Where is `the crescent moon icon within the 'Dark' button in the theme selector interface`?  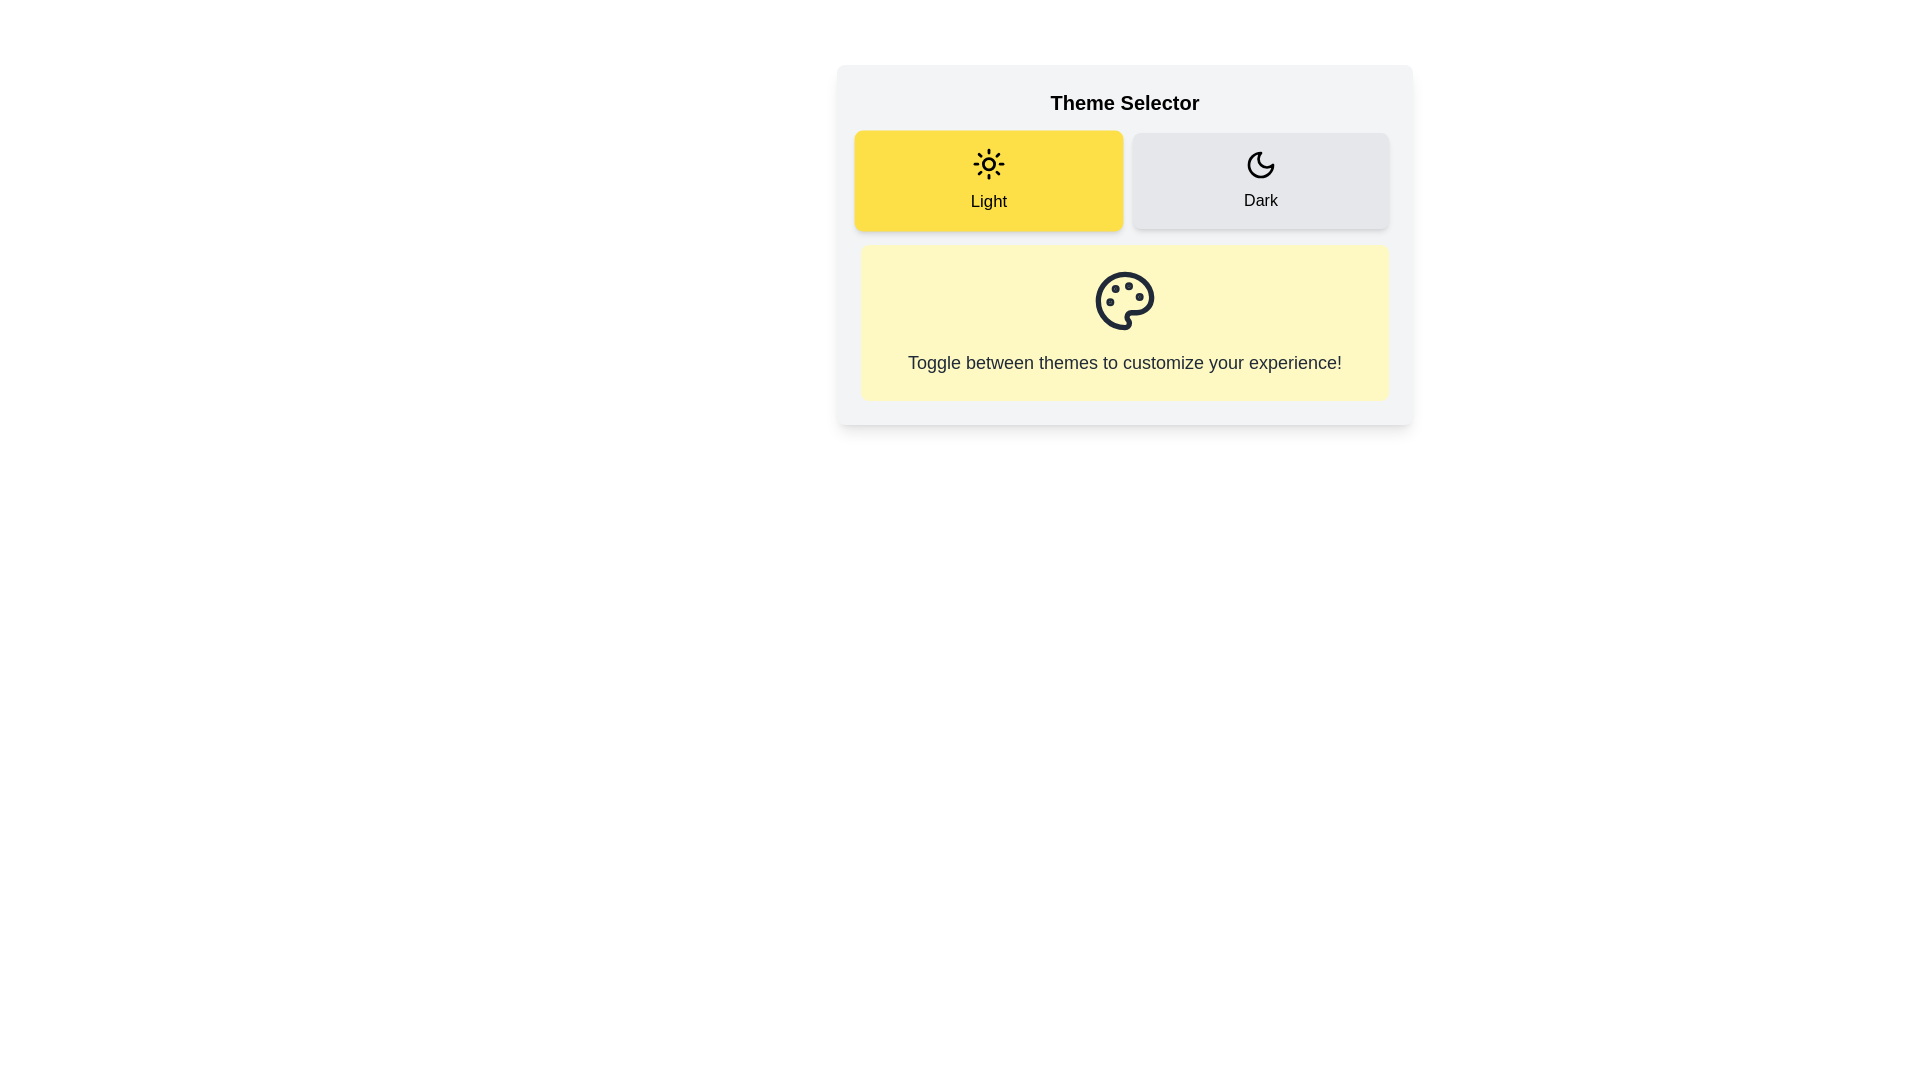
the crescent moon icon within the 'Dark' button in the theme selector interface is located at coordinates (1260, 164).